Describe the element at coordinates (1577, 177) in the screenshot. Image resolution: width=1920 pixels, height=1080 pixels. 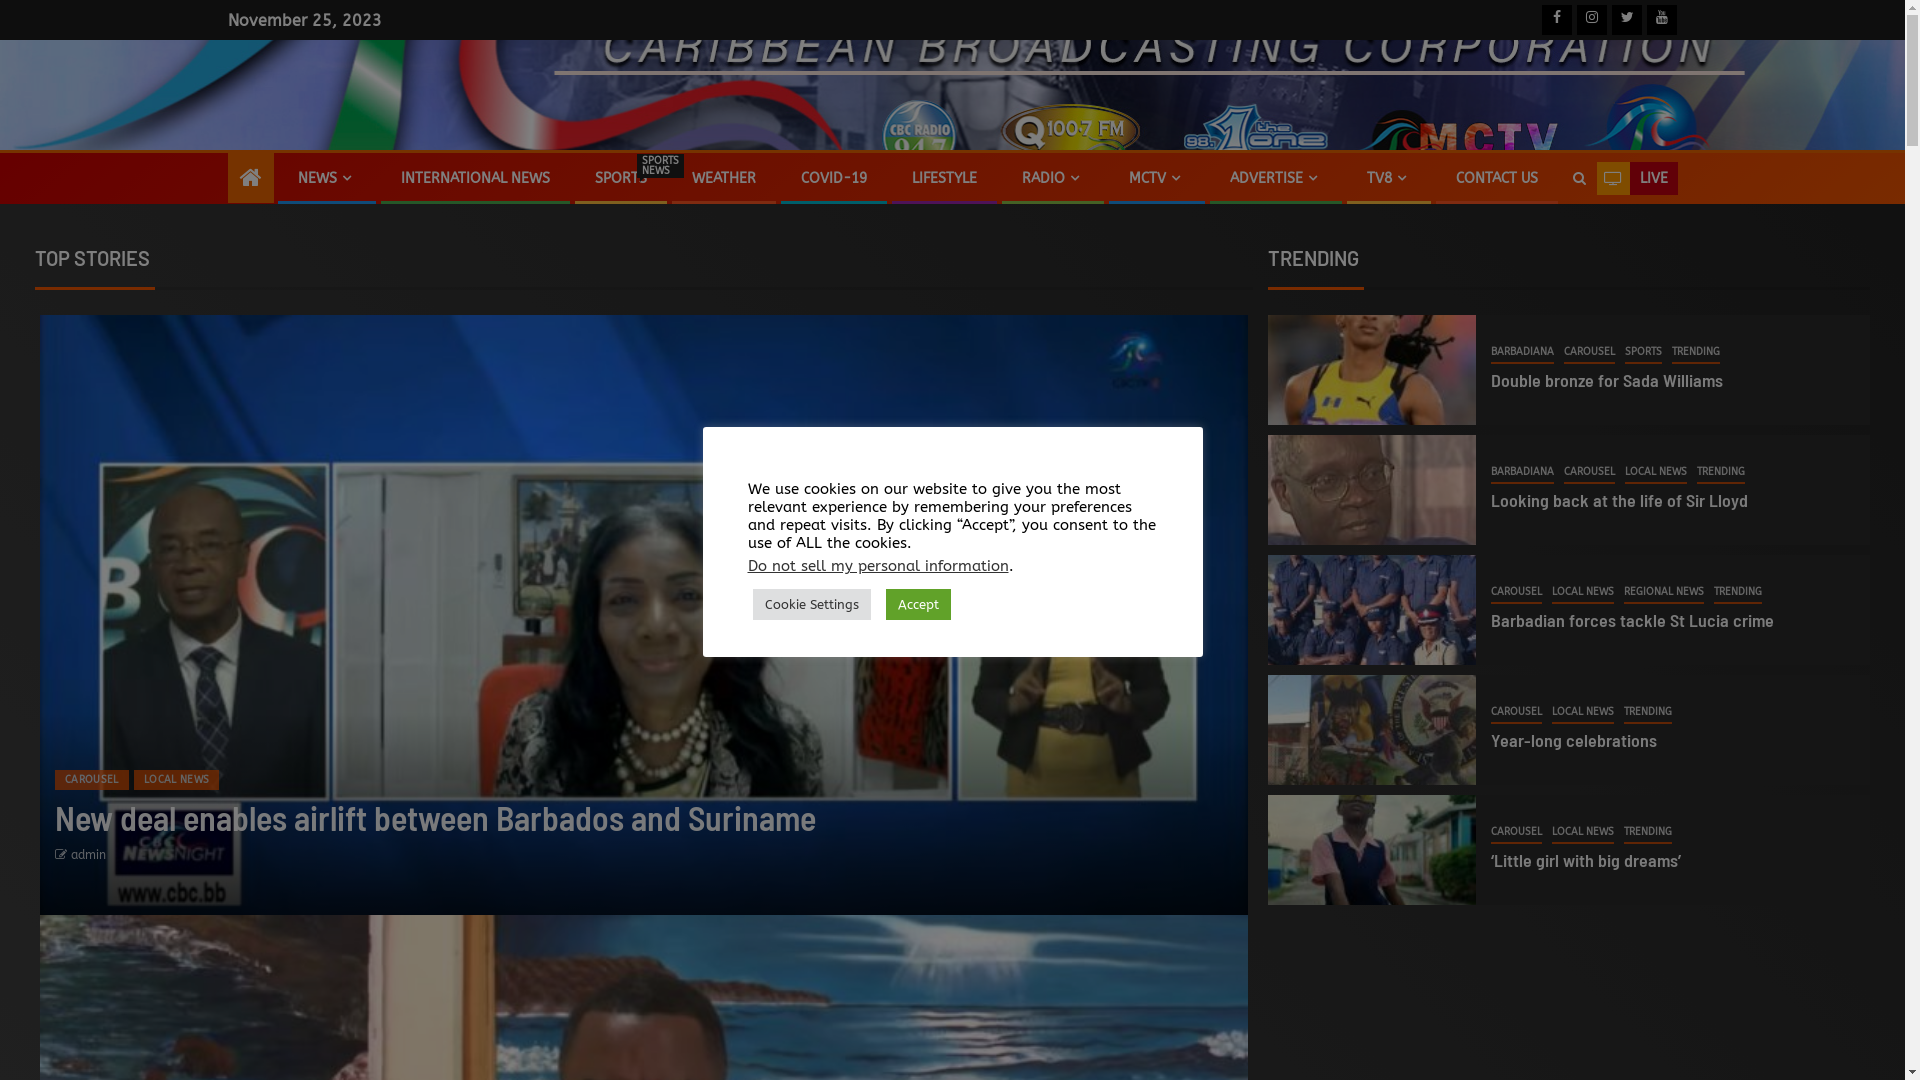
I see `'Search'` at that location.